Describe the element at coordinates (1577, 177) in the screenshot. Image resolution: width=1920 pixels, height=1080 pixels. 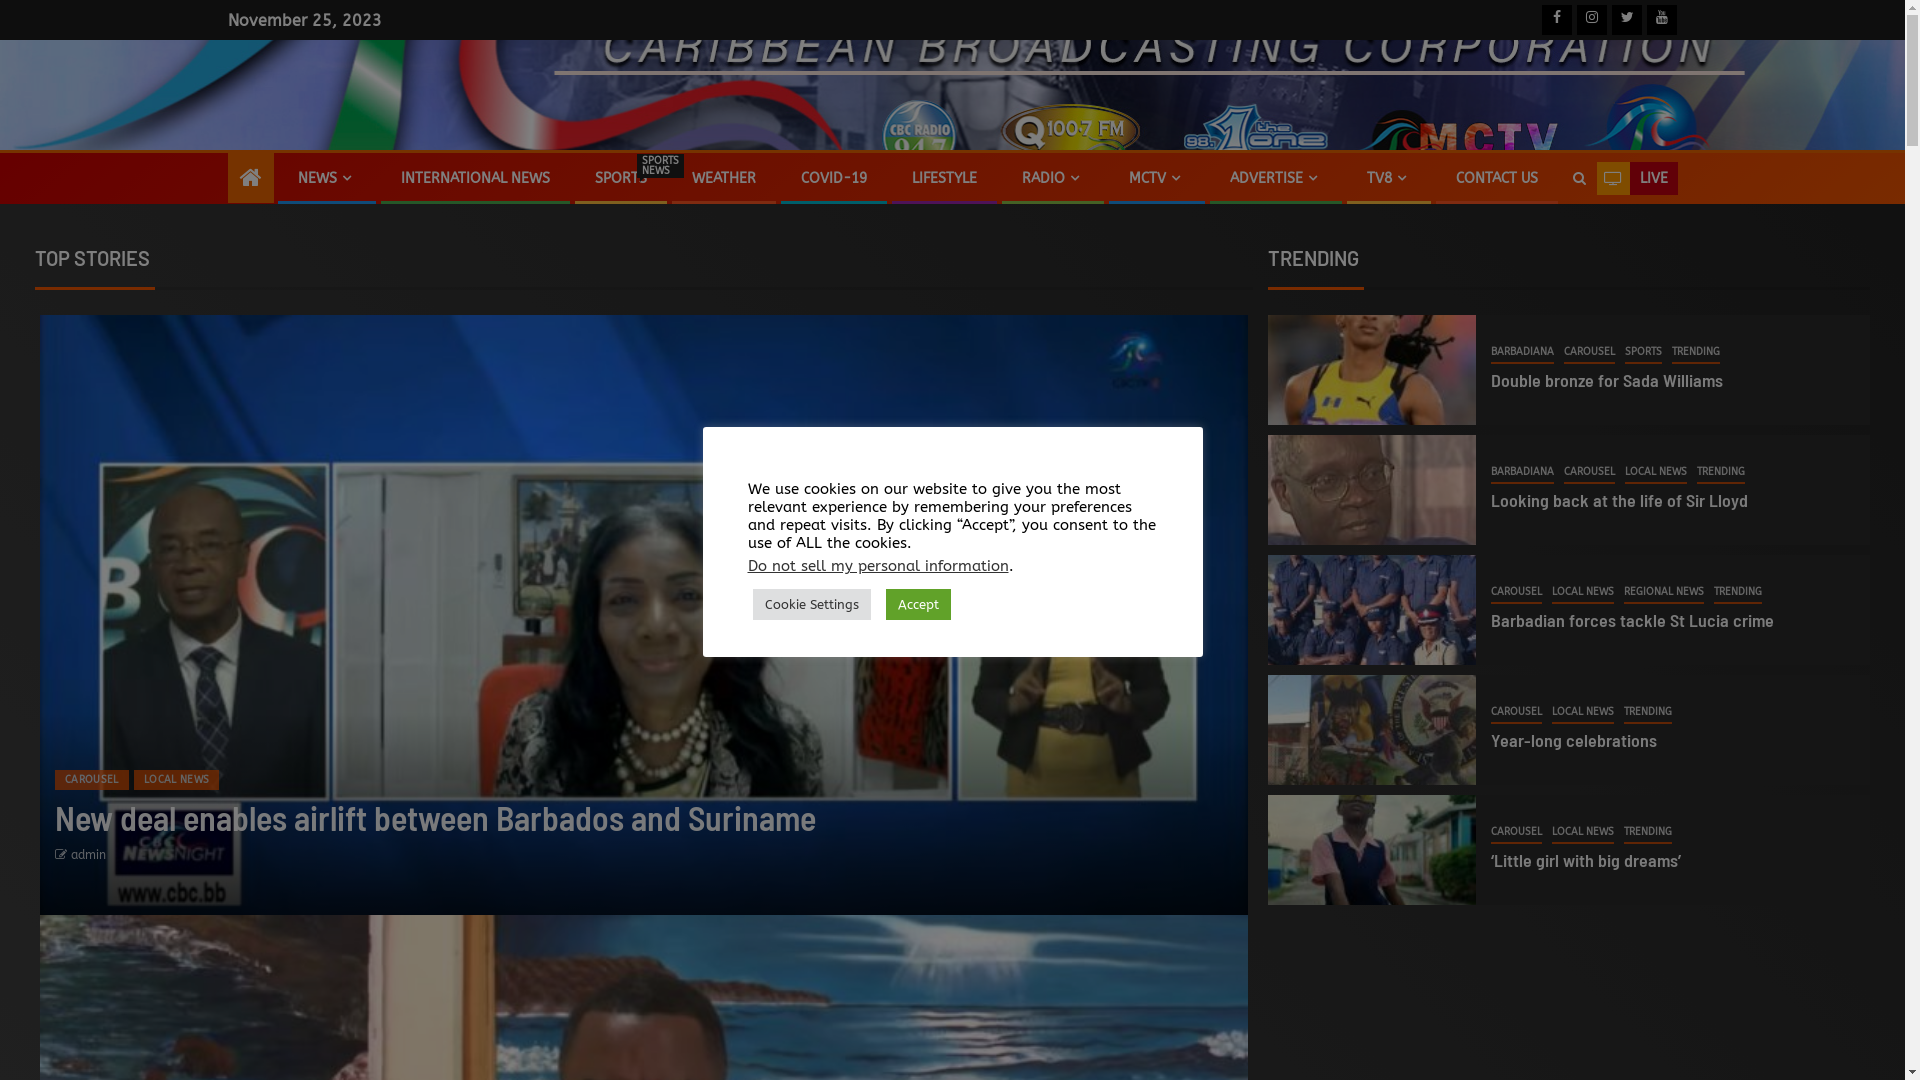
I see `'Search'` at that location.